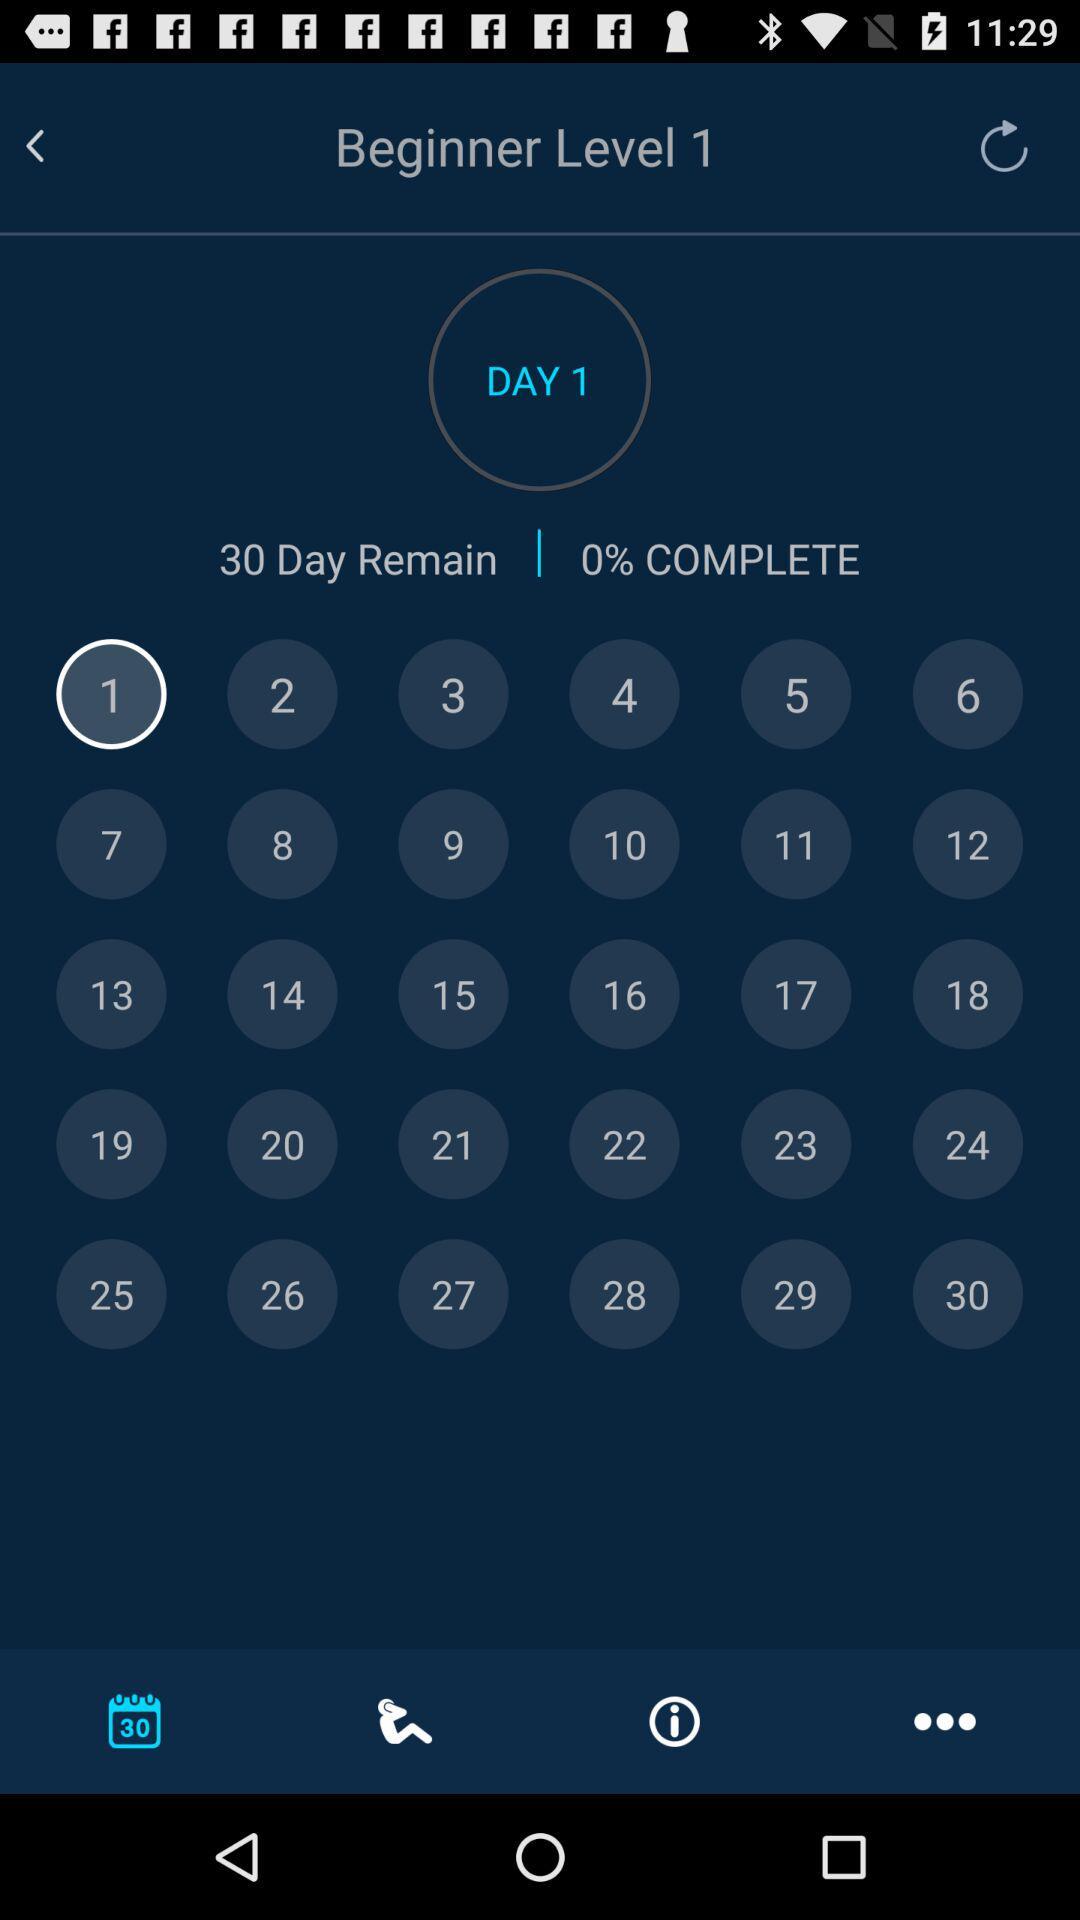 This screenshot has height=1920, width=1080. I want to click on final day, so click(966, 1294).